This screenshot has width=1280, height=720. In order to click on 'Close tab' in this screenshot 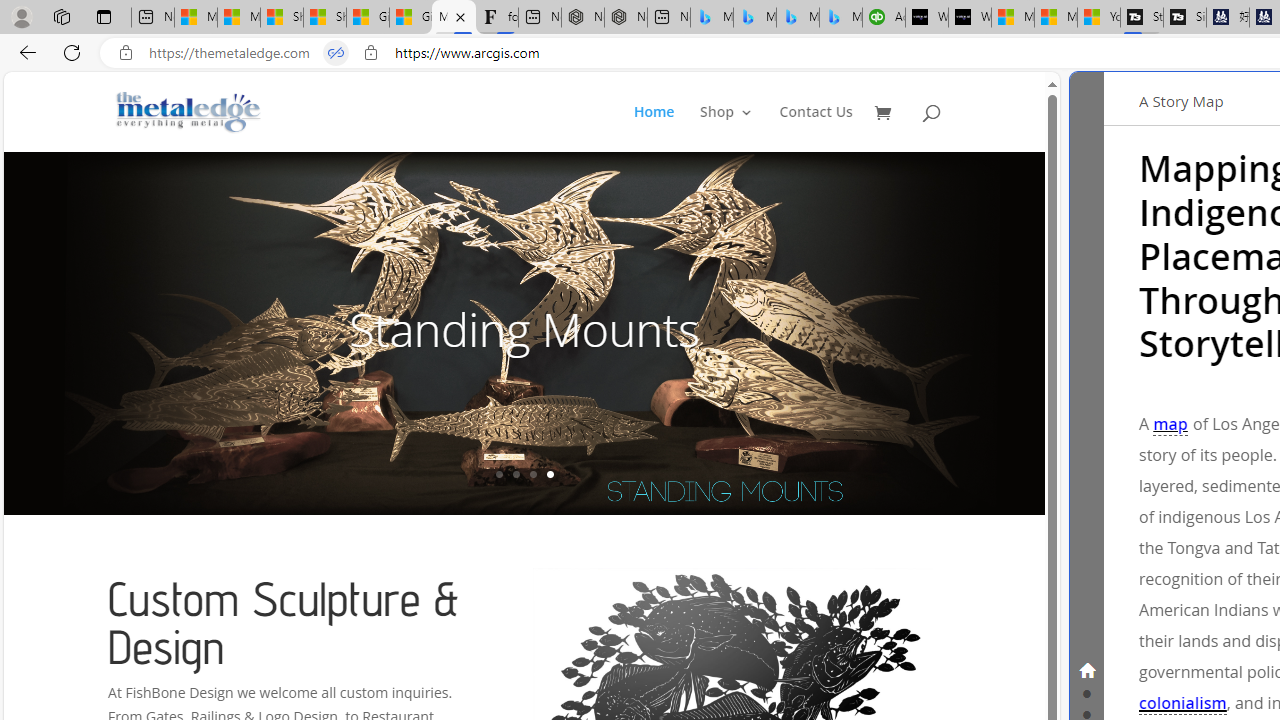, I will do `click(459, 17)`.